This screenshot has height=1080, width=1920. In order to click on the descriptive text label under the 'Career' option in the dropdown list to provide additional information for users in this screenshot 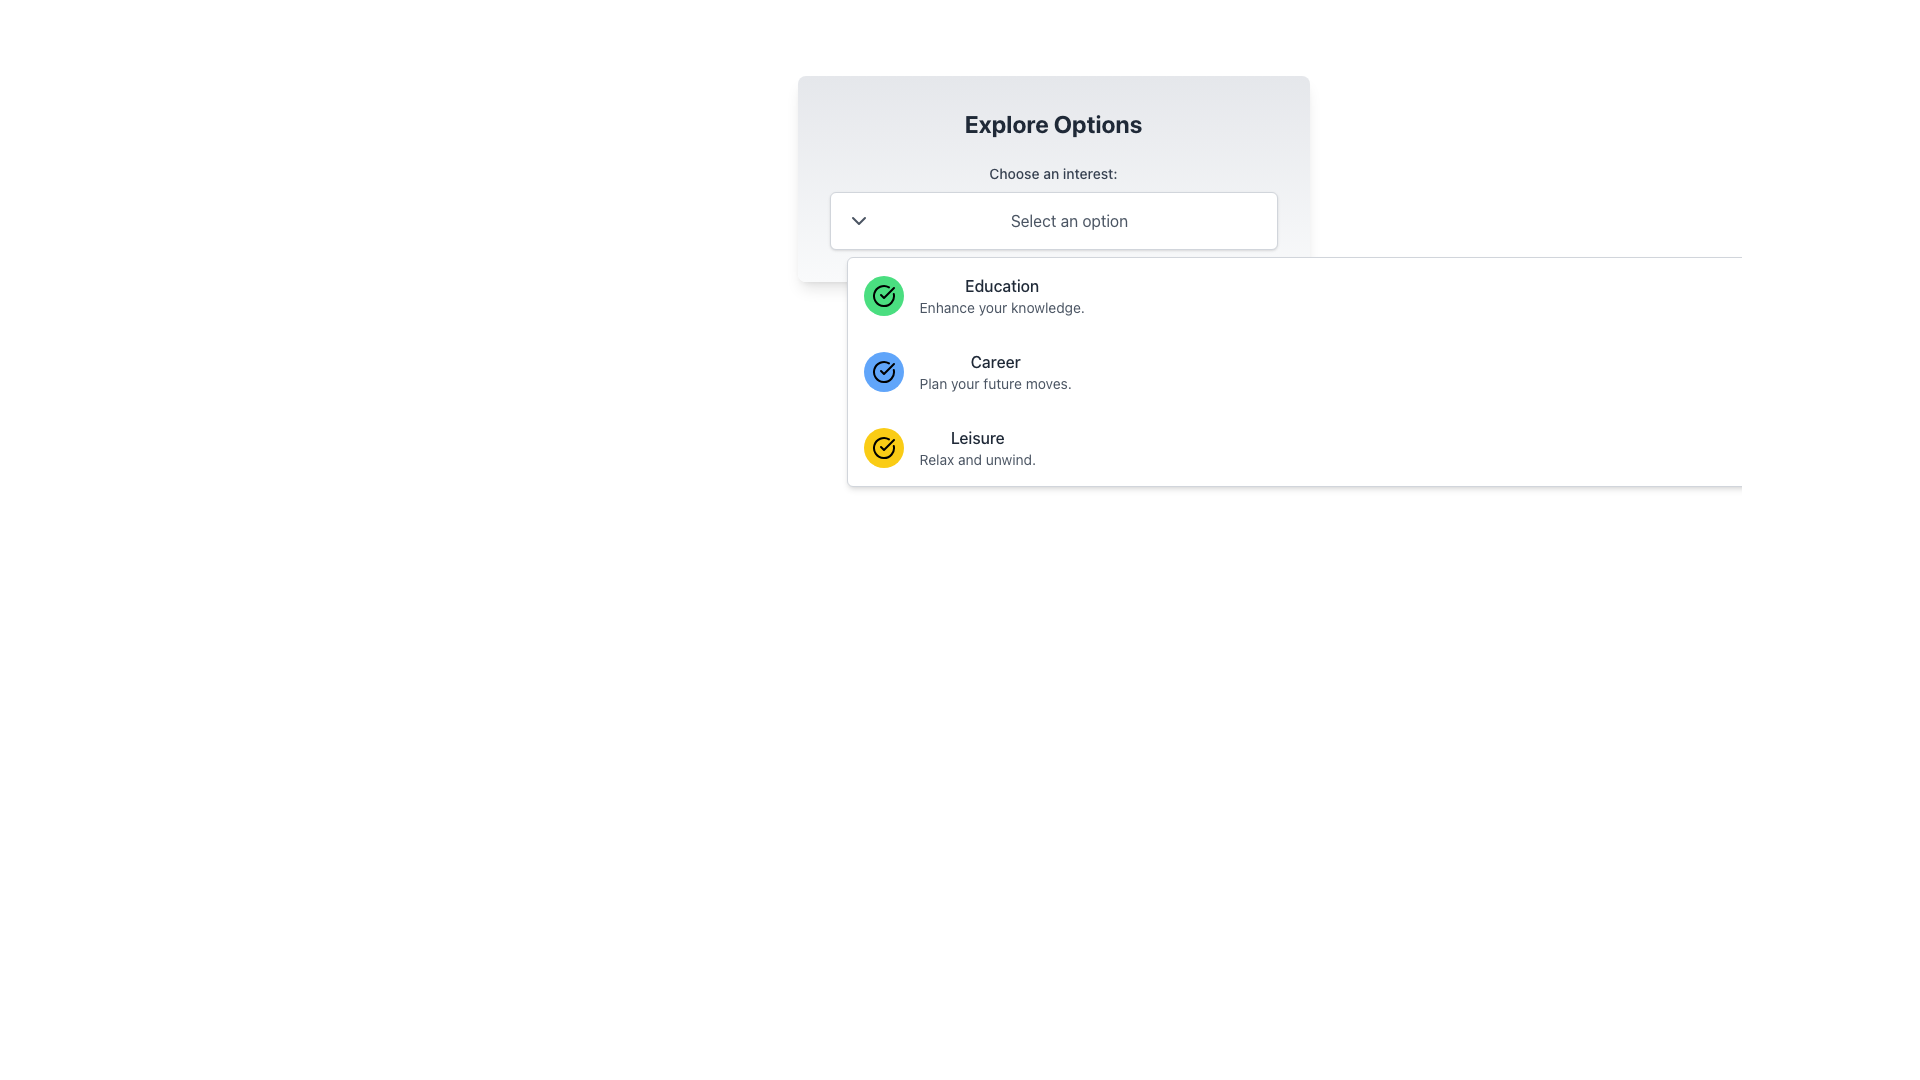, I will do `click(995, 384)`.